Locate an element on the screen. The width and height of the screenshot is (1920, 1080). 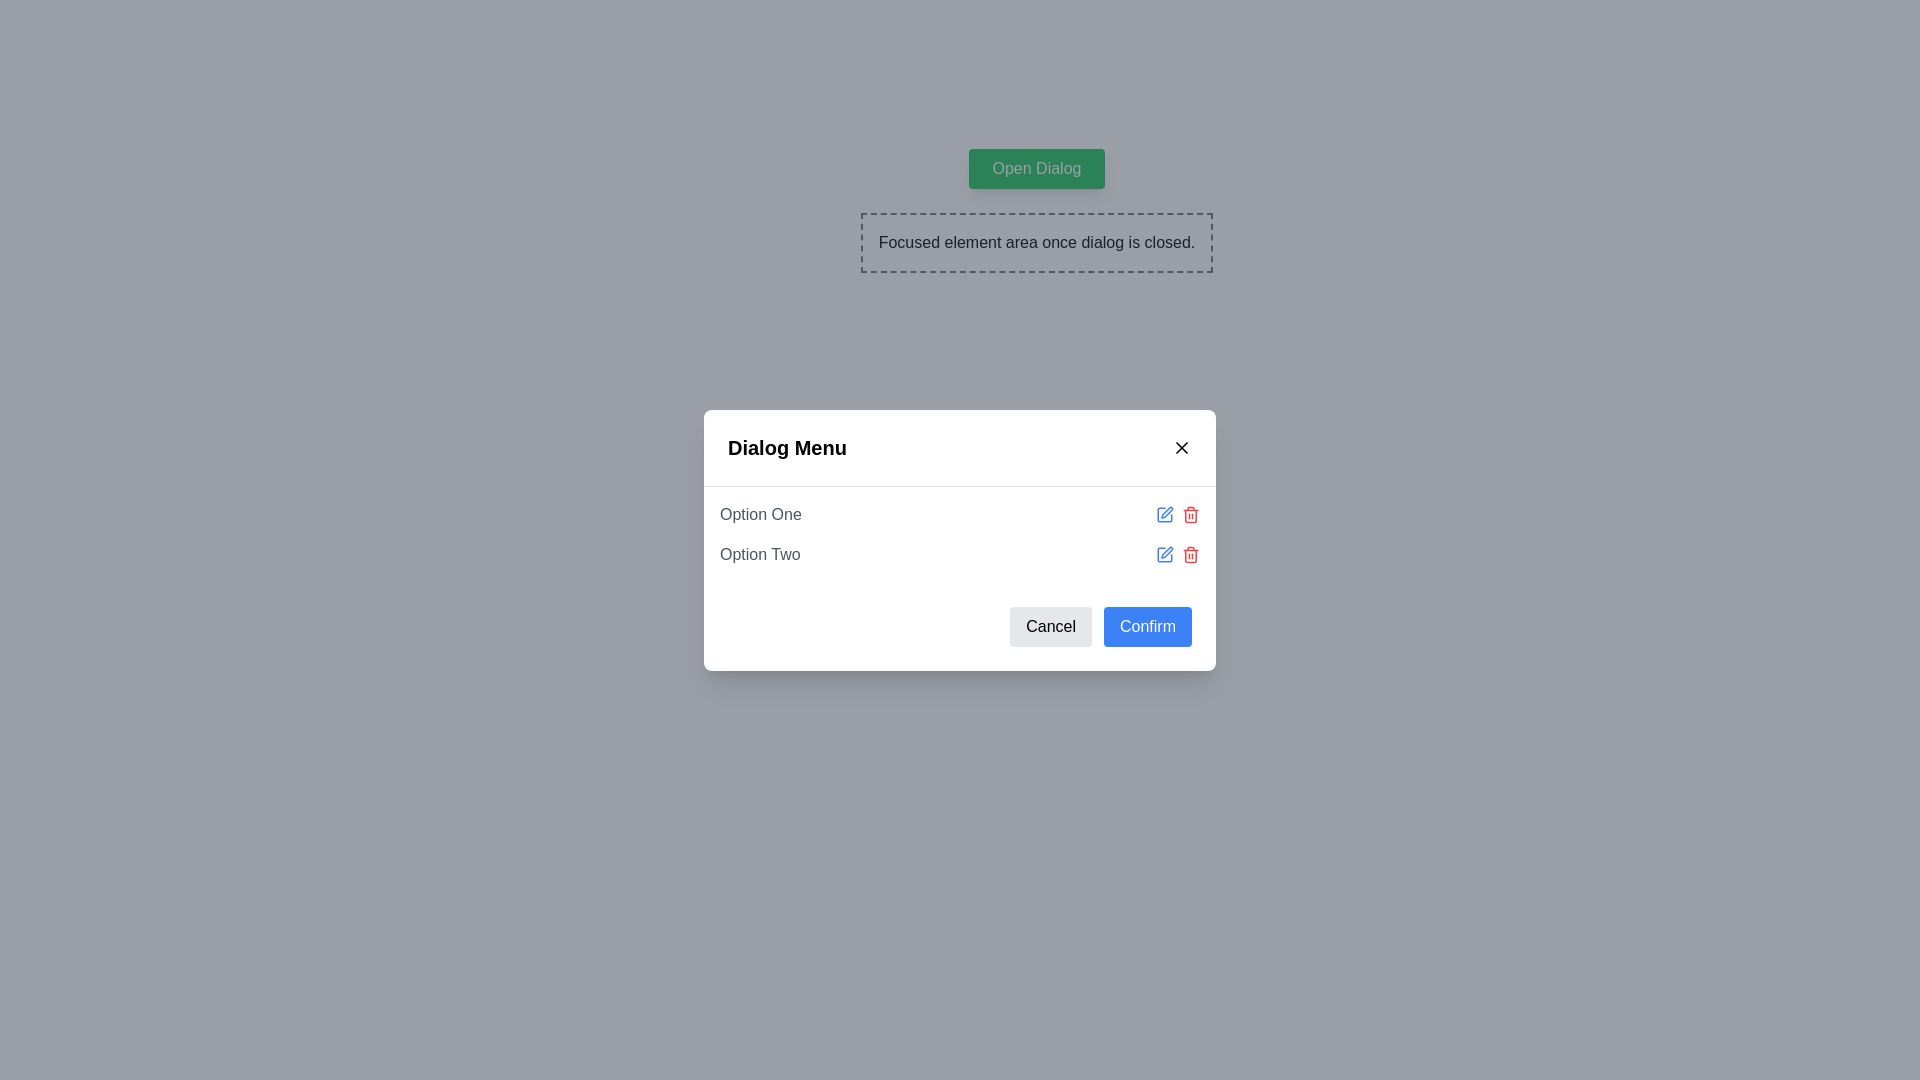
the dialog box header element titled 'Dialog Menu' to emphasize the title is located at coordinates (960, 446).